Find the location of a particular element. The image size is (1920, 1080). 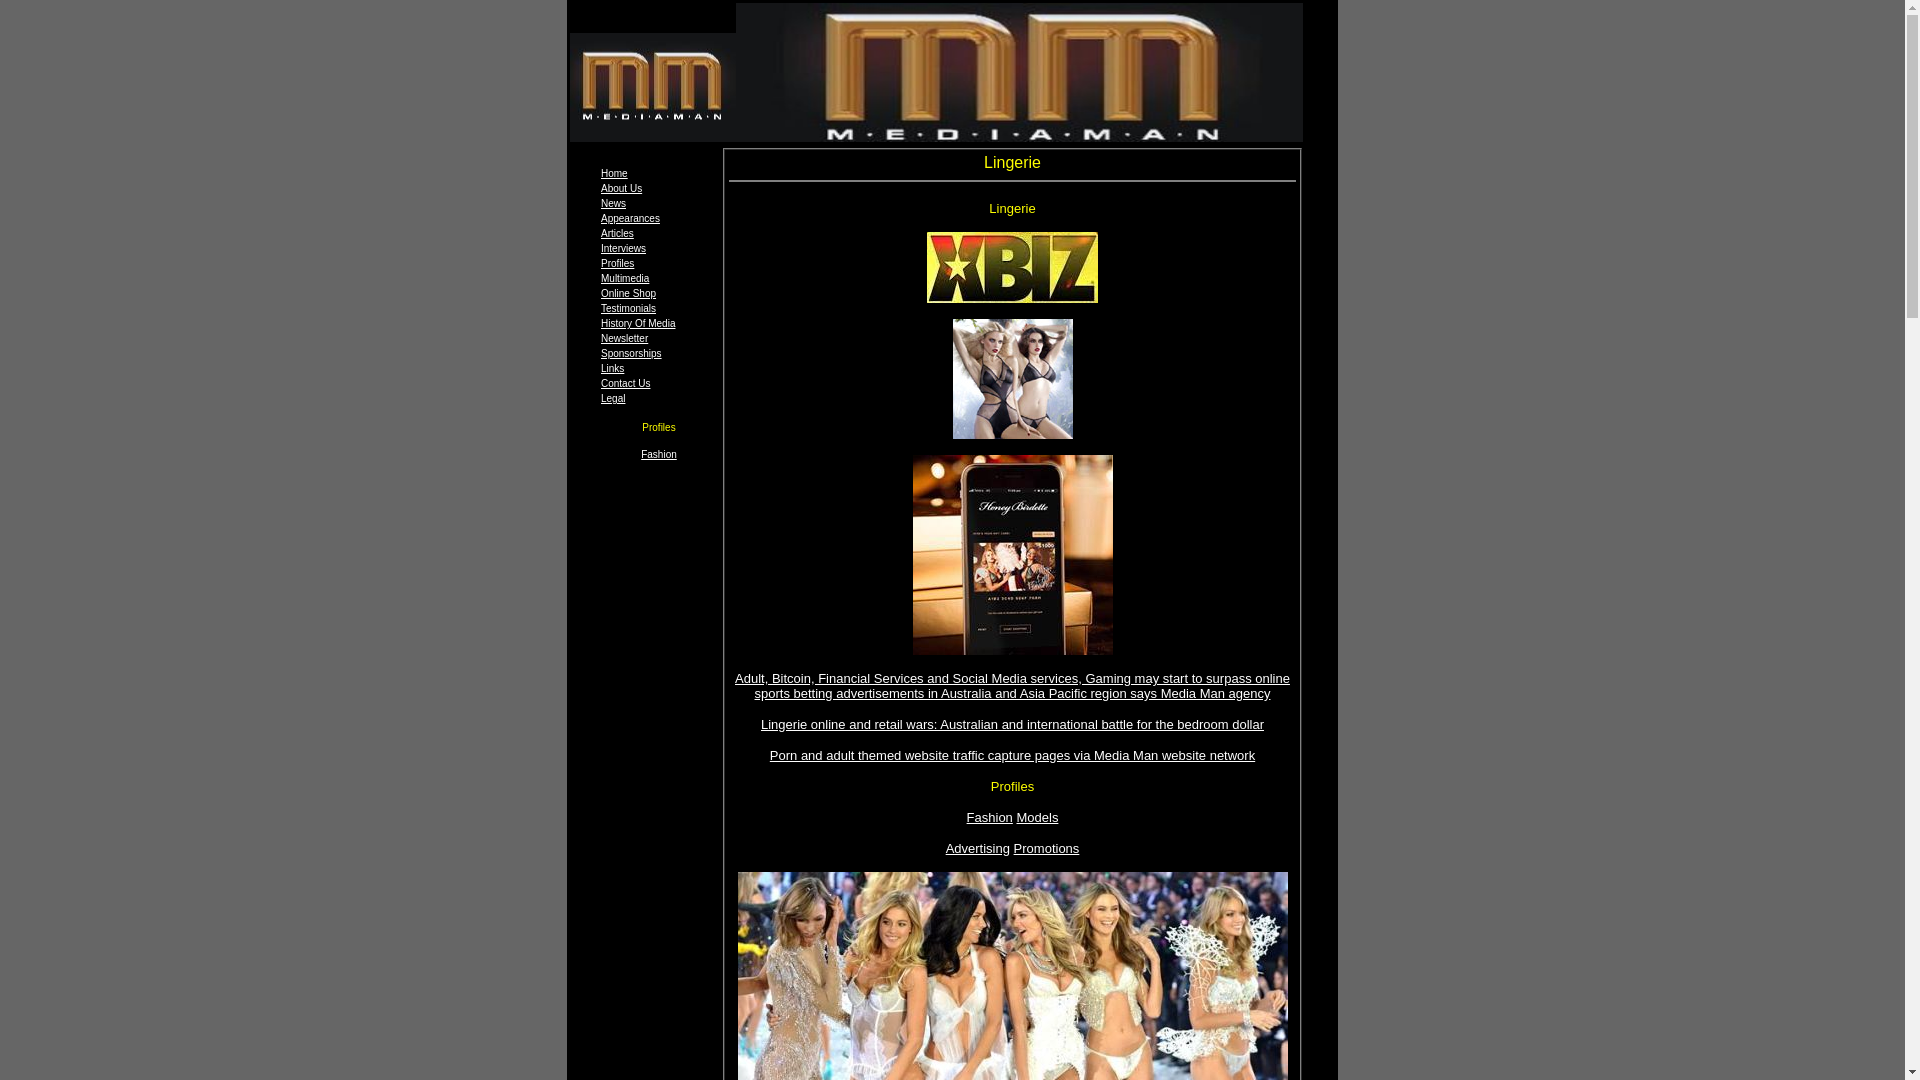

'About Us' is located at coordinates (620, 188).